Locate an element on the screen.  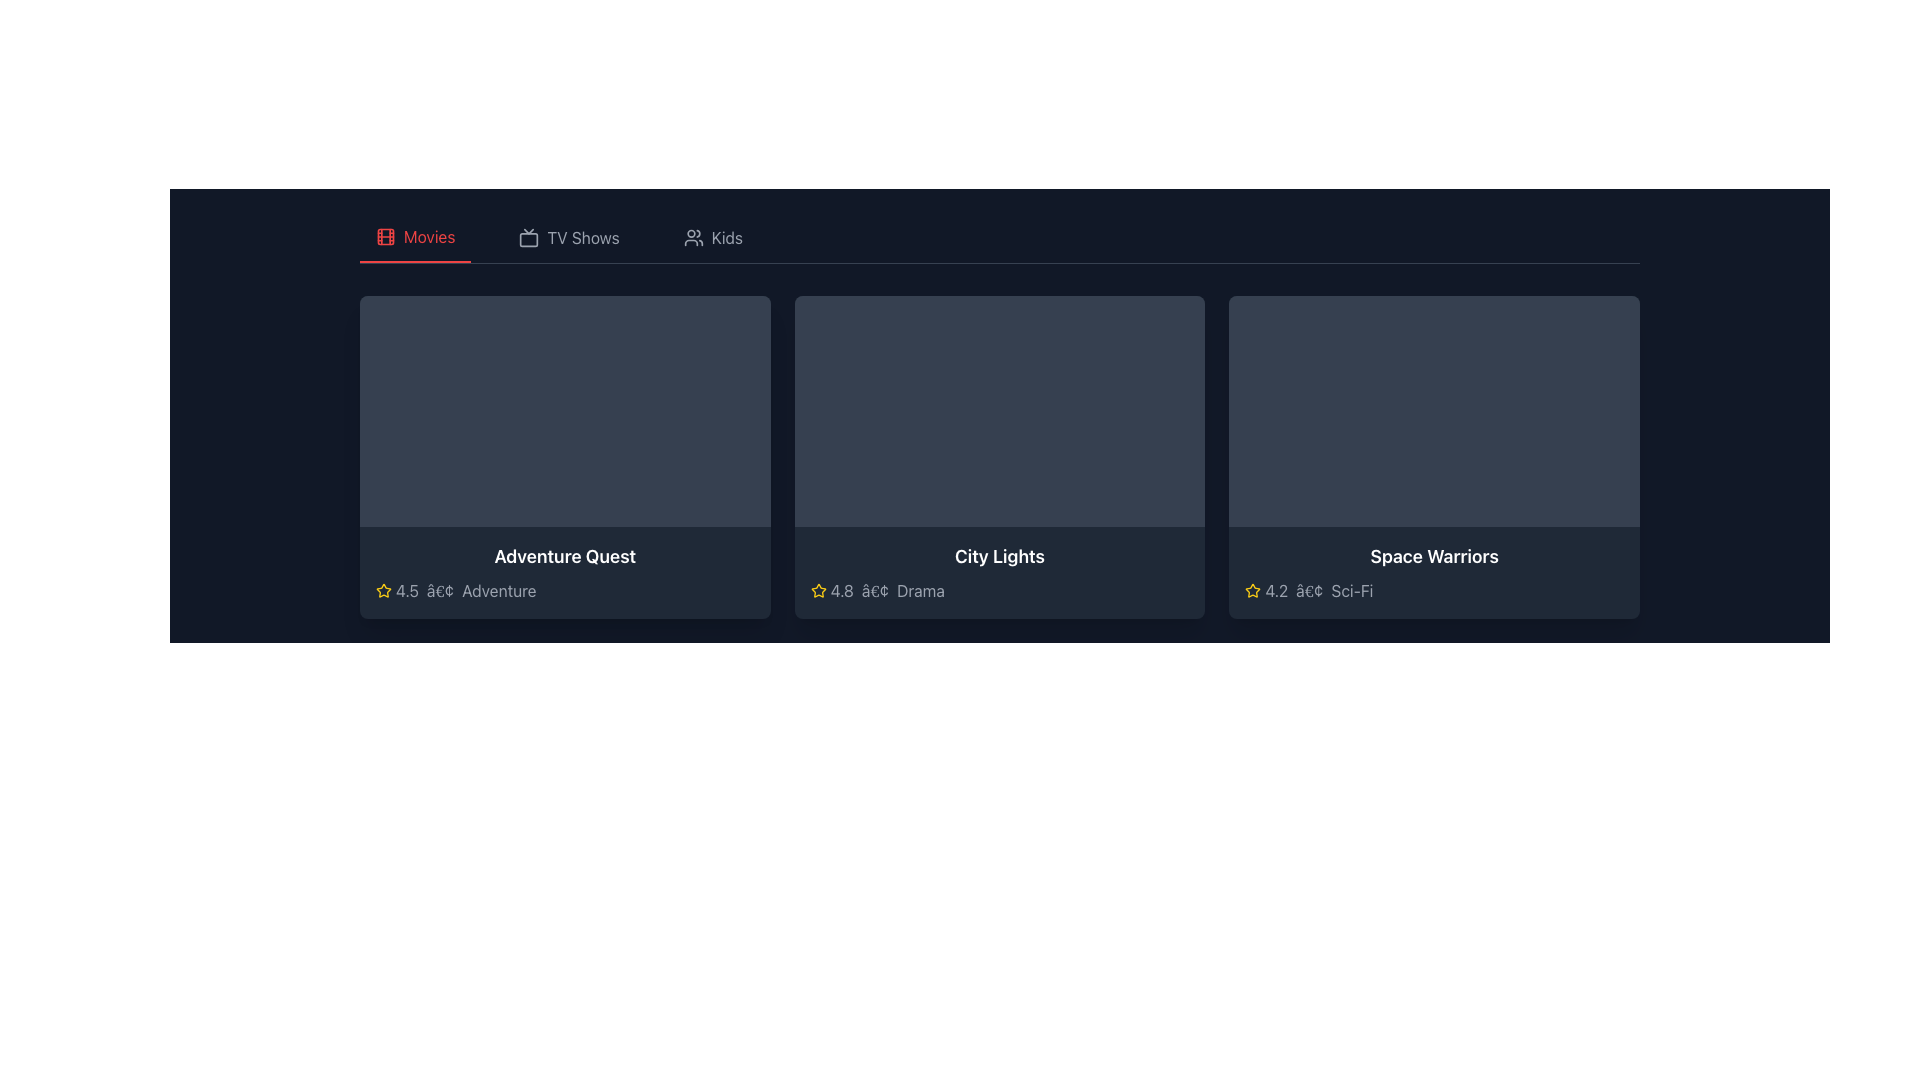
the title text 'City Lights' which is positioned at the center of the middle card in a horizontally-aligned list of cards, indicating the main identifier of the content represented by the card is located at coordinates (999, 556).